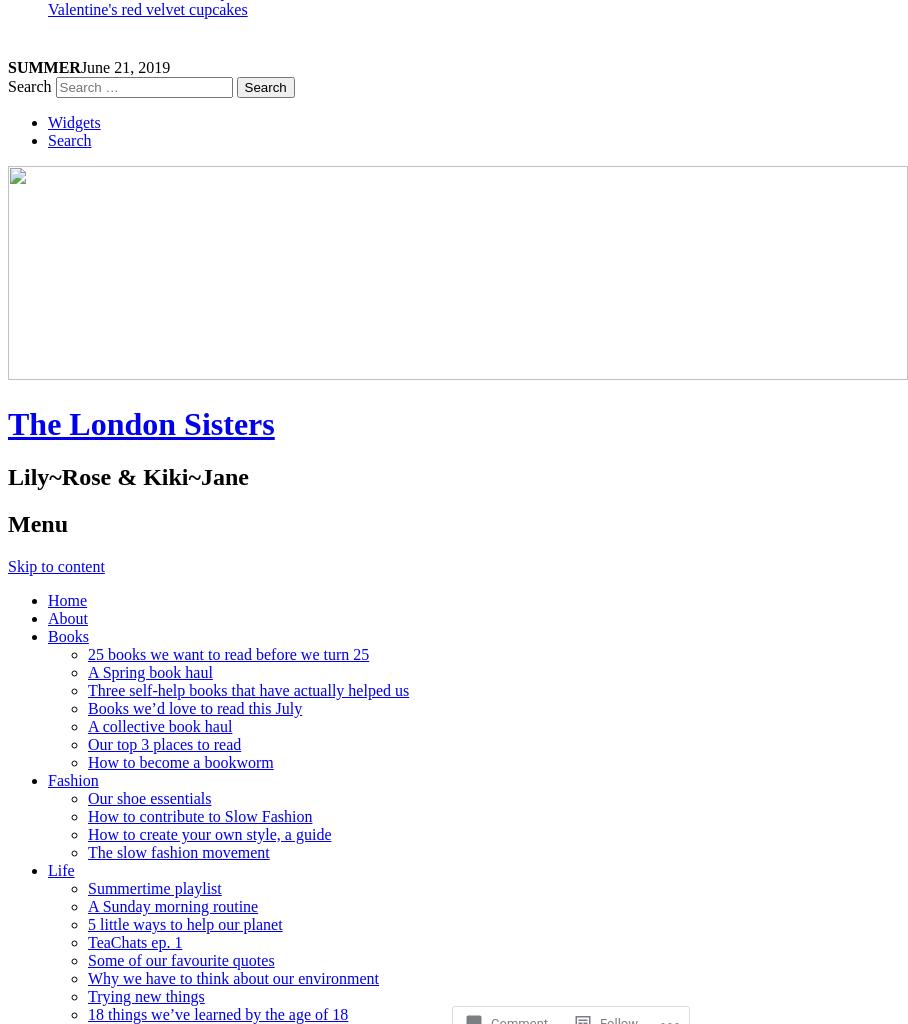 The height and width of the screenshot is (1024, 908). I want to click on 'Widgets', so click(74, 122).